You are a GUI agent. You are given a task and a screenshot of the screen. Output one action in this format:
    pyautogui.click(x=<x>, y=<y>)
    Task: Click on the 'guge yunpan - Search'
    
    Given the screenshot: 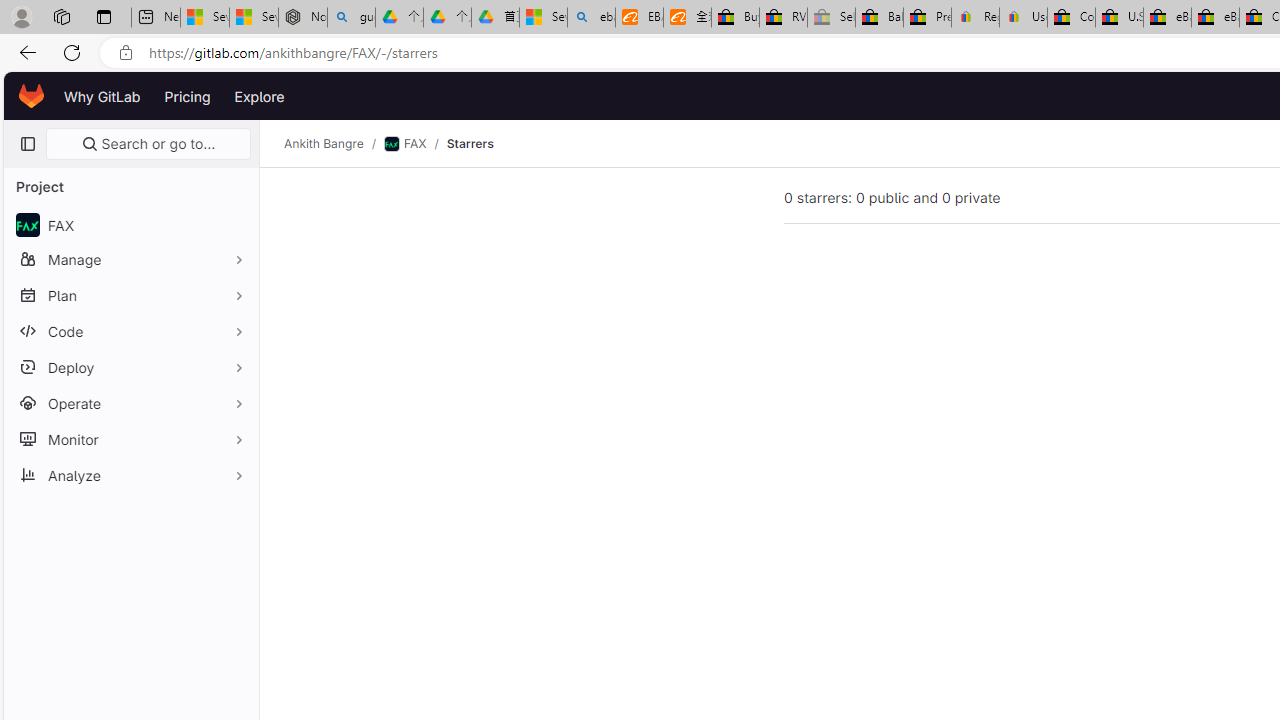 What is the action you would take?
    pyautogui.click(x=351, y=17)
    